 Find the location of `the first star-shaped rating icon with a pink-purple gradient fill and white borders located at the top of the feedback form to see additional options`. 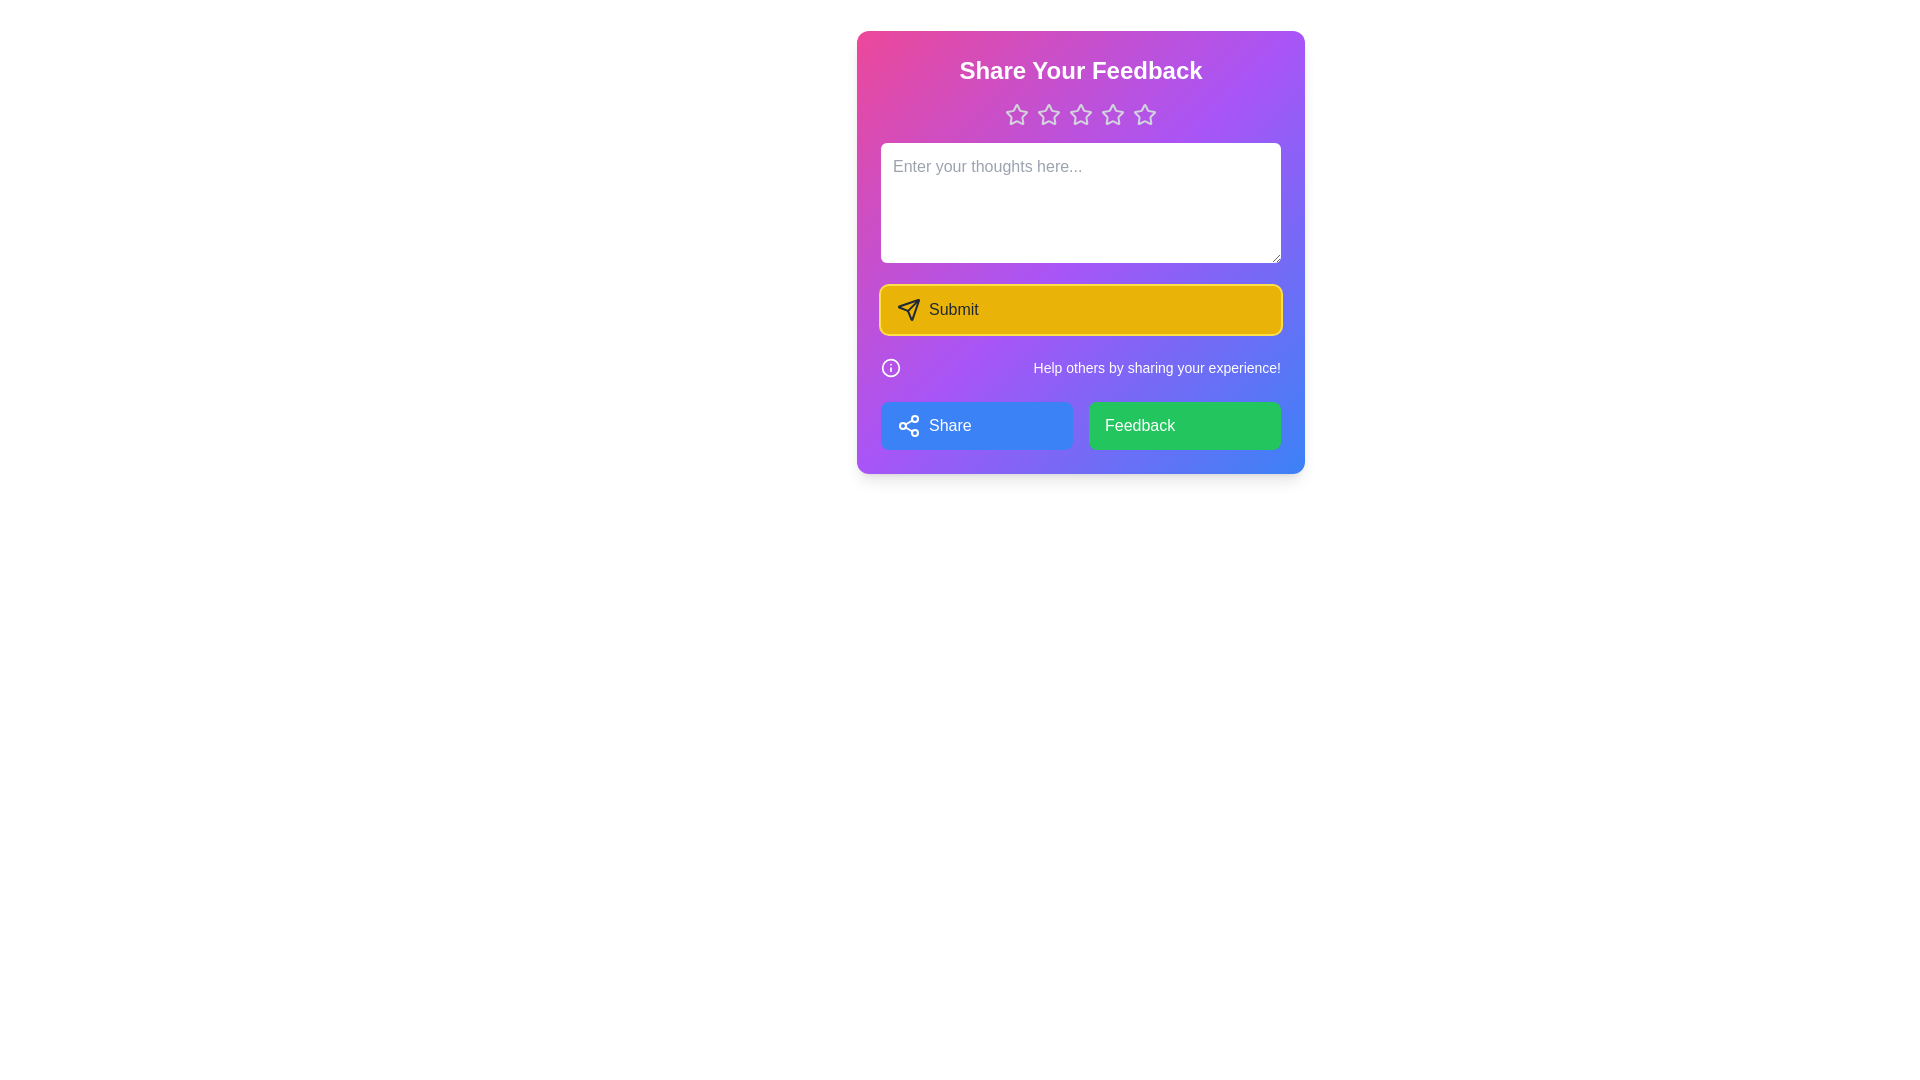

the first star-shaped rating icon with a pink-purple gradient fill and white borders located at the top of the feedback form to see additional options is located at coordinates (1017, 114).